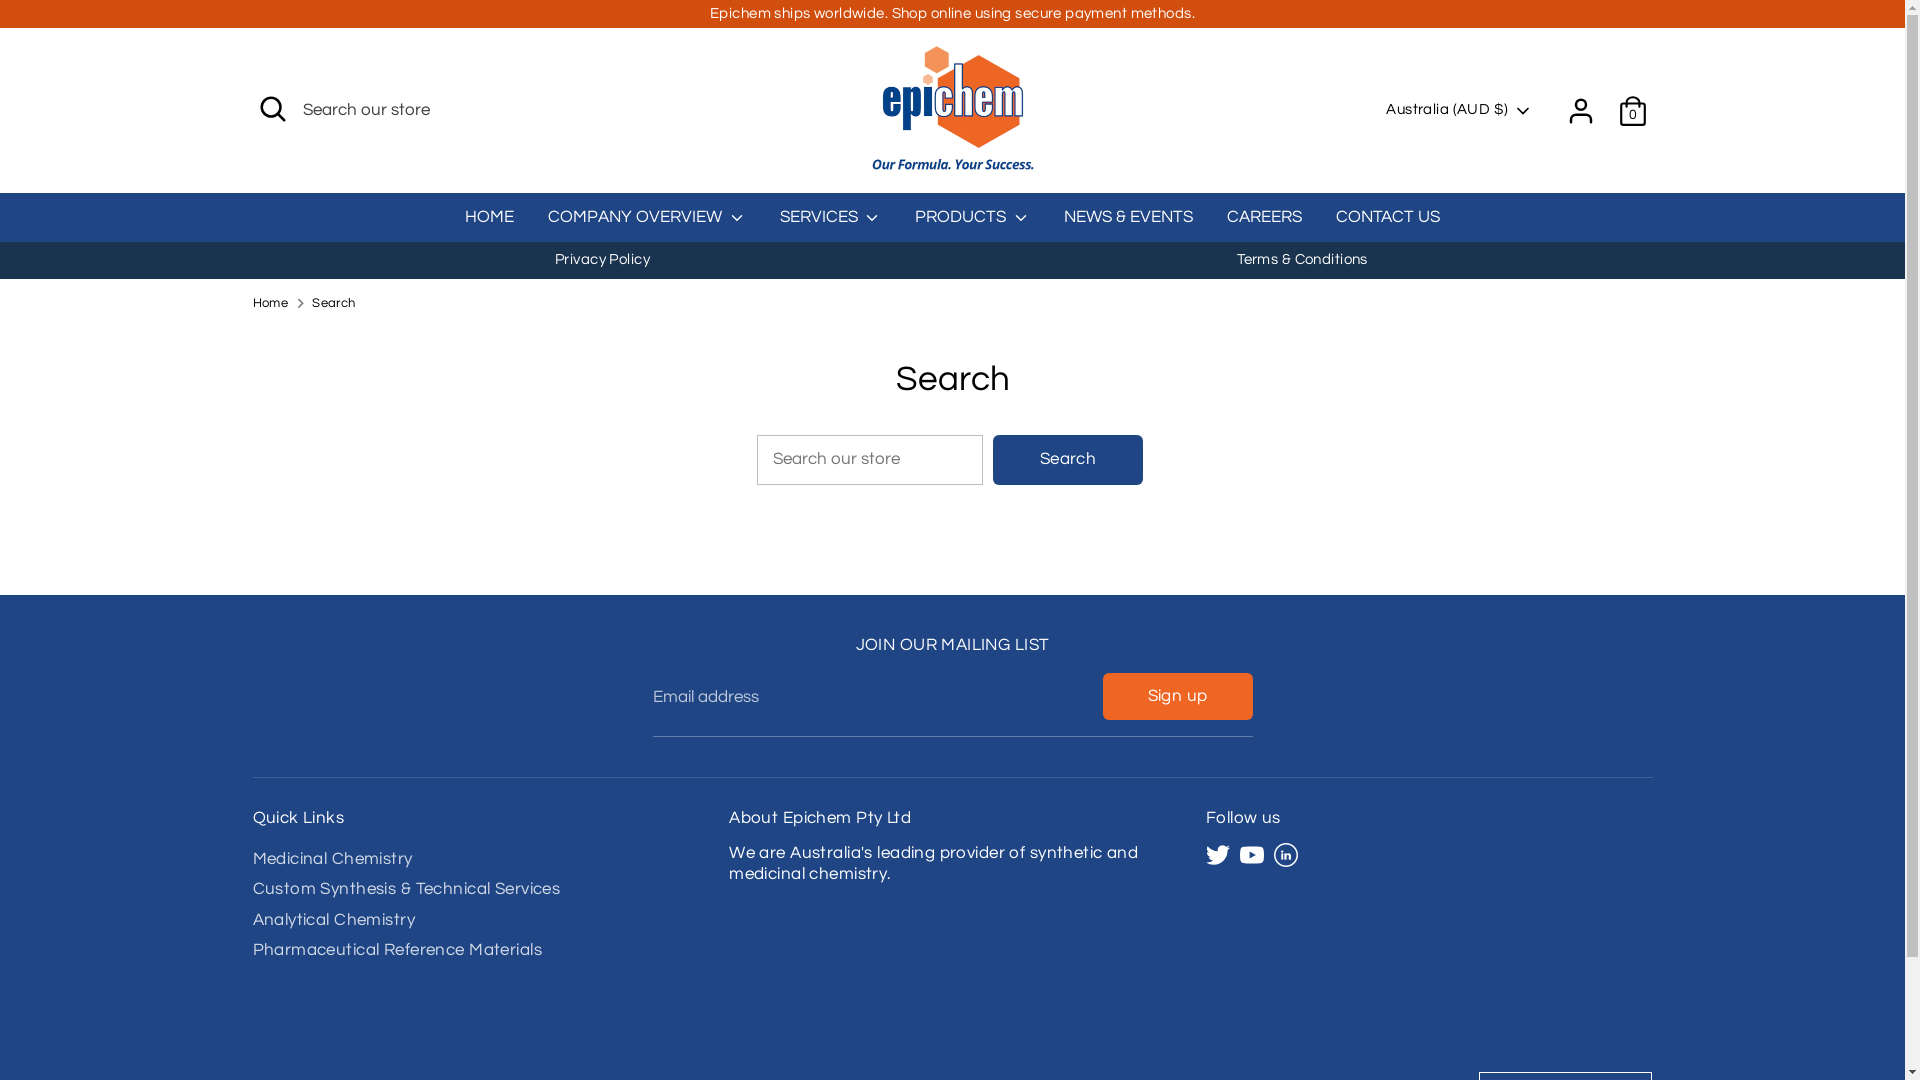  What do you see at coordinates (251, 948) in the screenshot?
I see `'Pharmaceutical Reference Materials'` at bounding box center [251, 948].